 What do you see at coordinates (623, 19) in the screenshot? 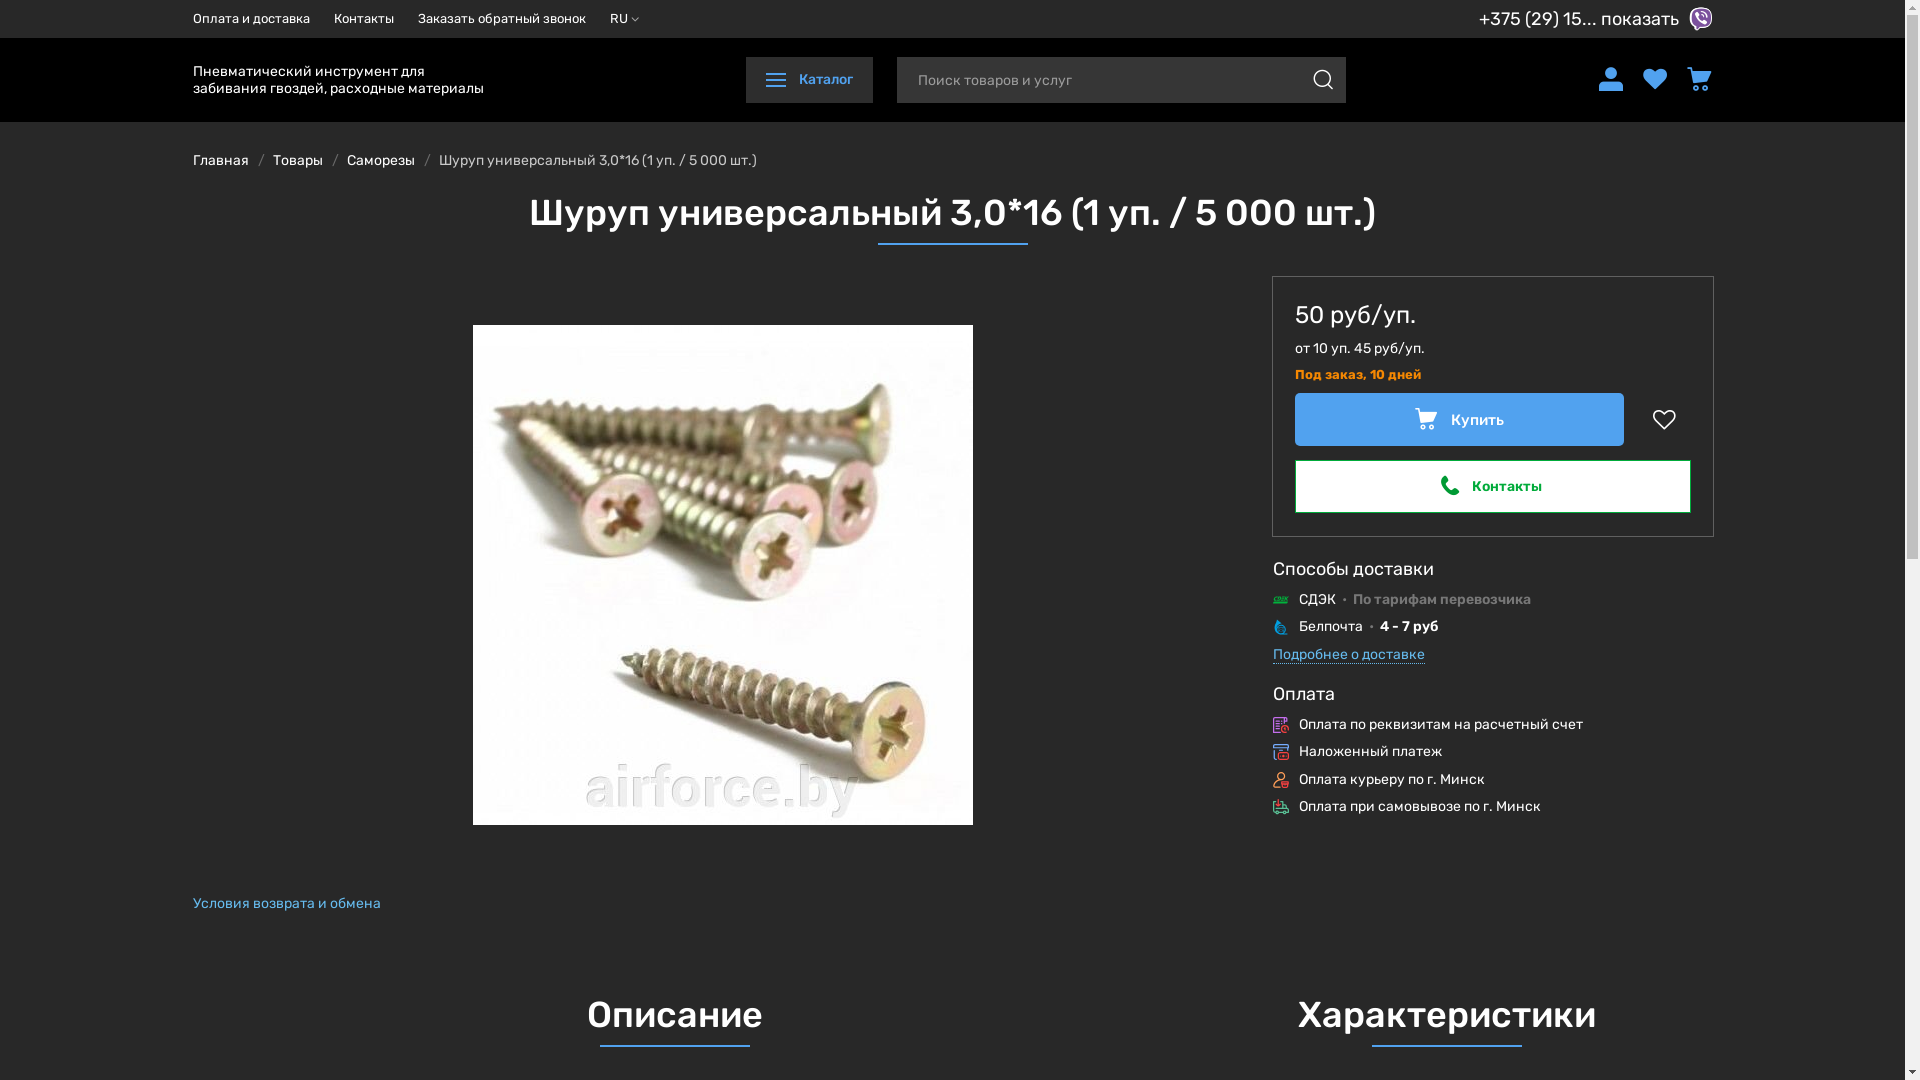
I see `'RU'` at bounding box center [623, 19].